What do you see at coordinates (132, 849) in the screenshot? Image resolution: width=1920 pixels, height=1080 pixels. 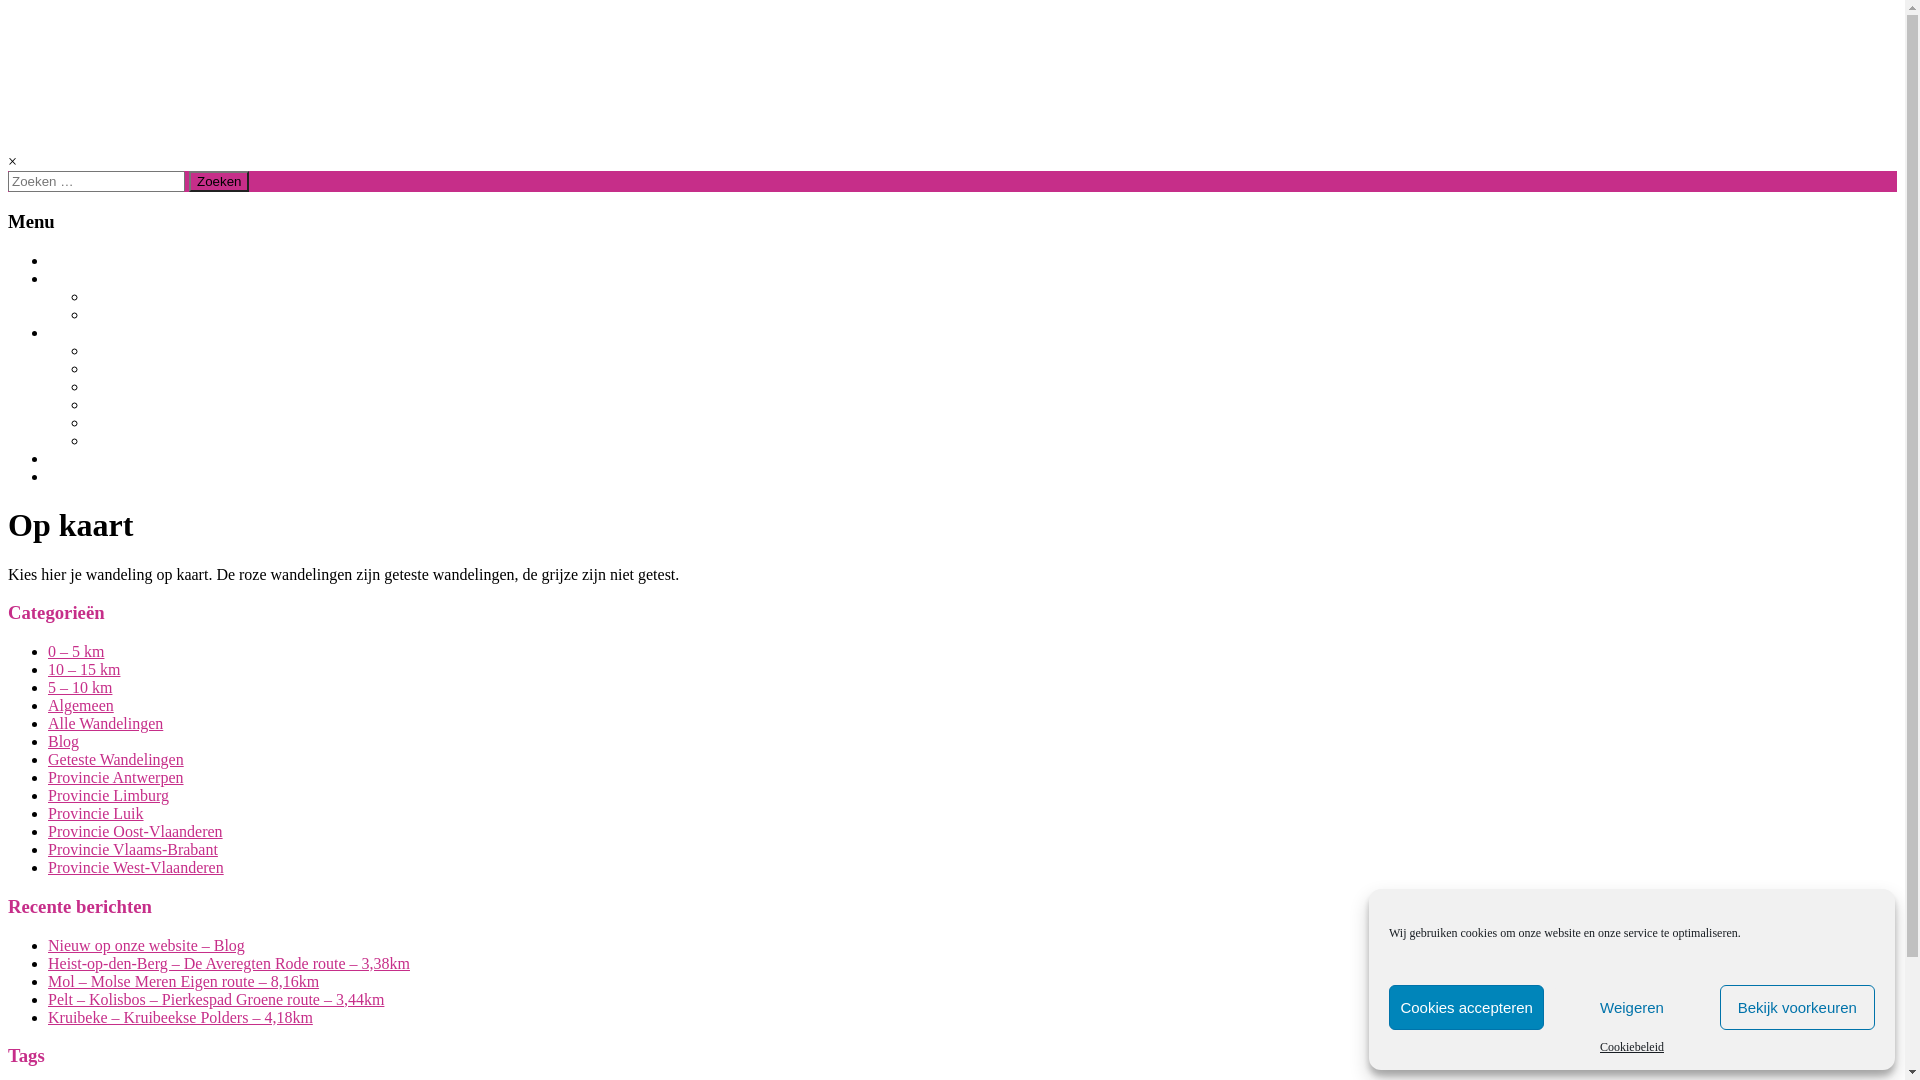 I see `'Provincie Vlaams-Brabant'` at bounding box center [132, 849].